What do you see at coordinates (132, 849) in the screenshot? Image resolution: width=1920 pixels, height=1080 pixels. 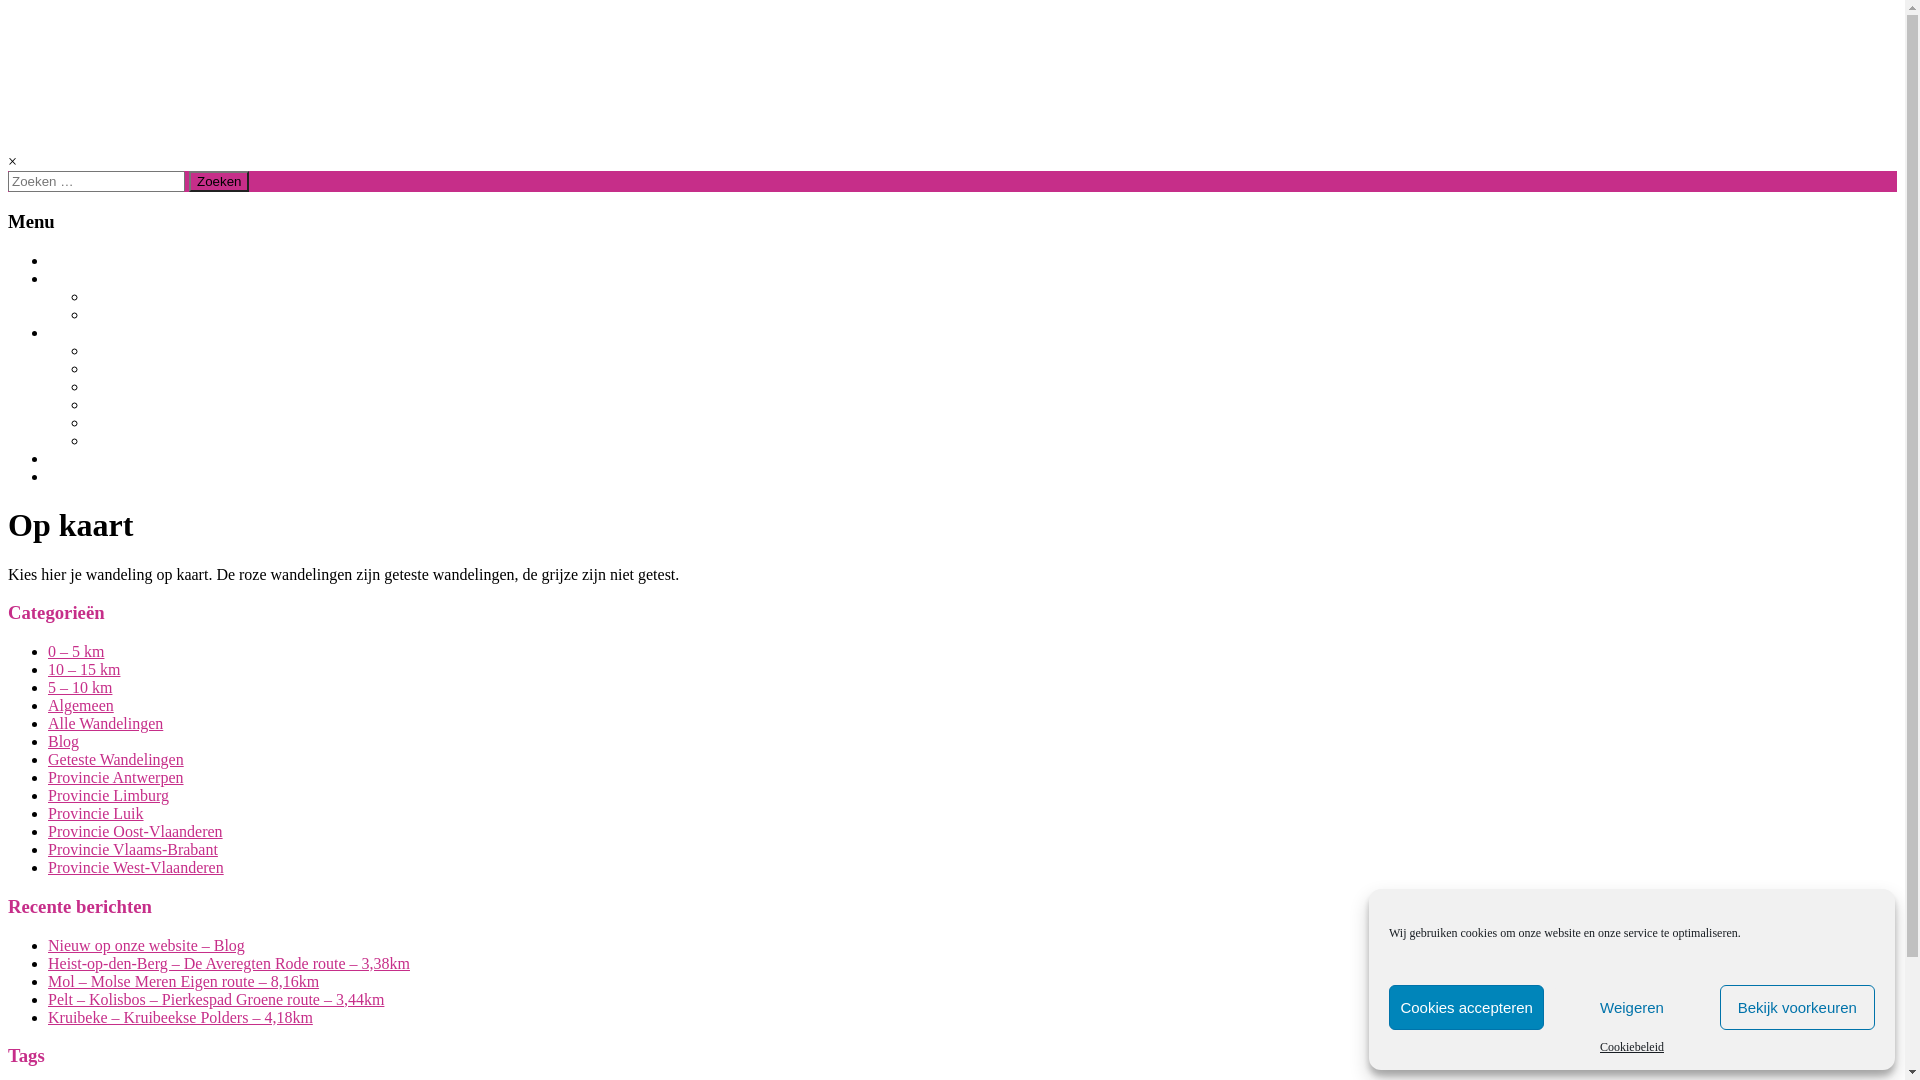 I see `'Provincie Vlaams-Brabant'` at bounding box center [132, 849].